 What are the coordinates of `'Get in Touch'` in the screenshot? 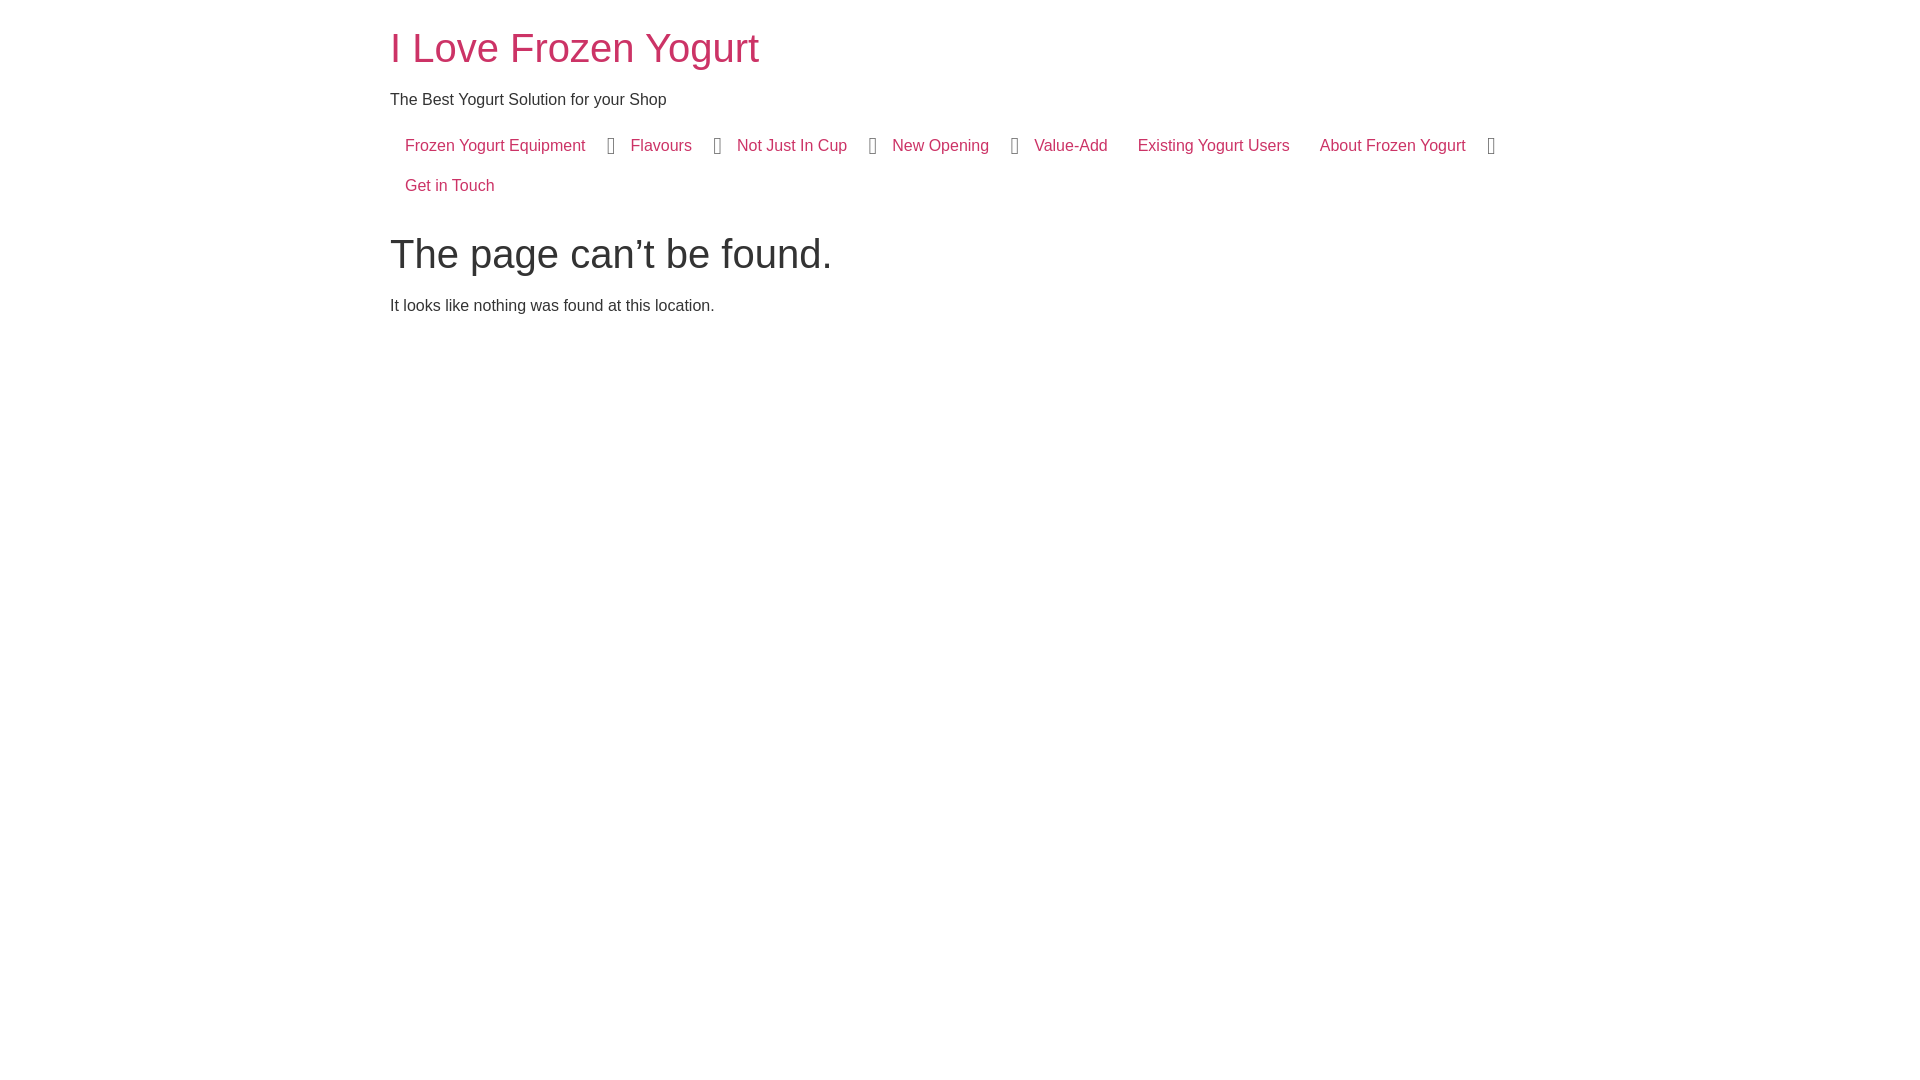 It's located at (449, 185).